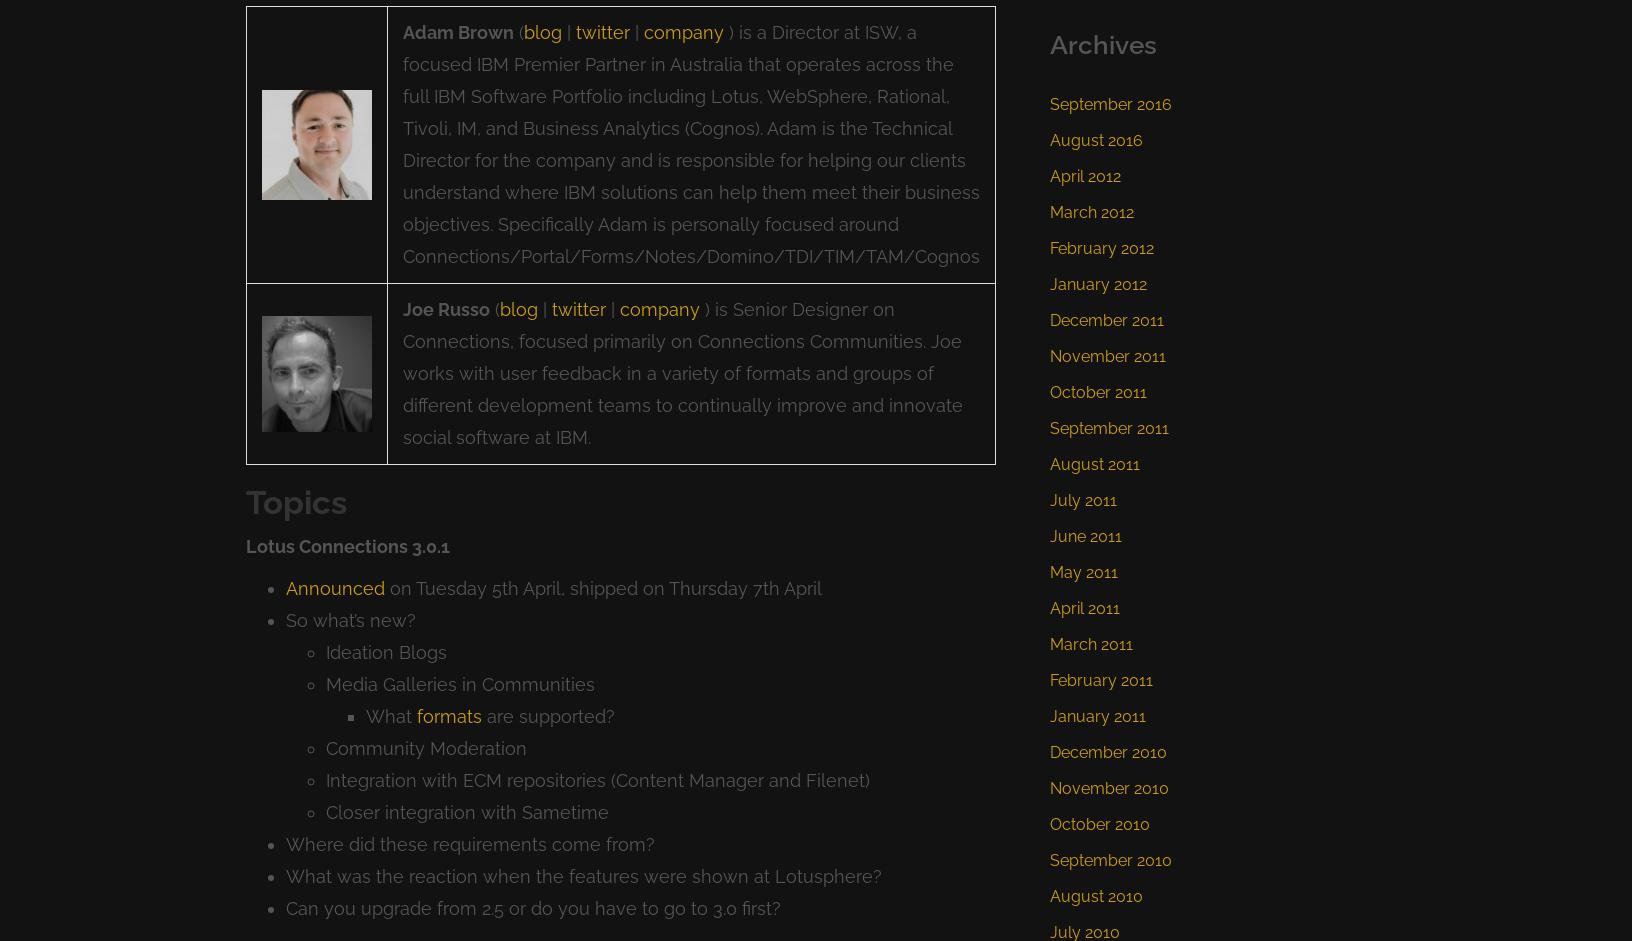 The image size is (1632, 941). What do you see at coordinates (1107, 750) in the screenshot?
I see `'December 2010'` at bounding box center [1107, 750].